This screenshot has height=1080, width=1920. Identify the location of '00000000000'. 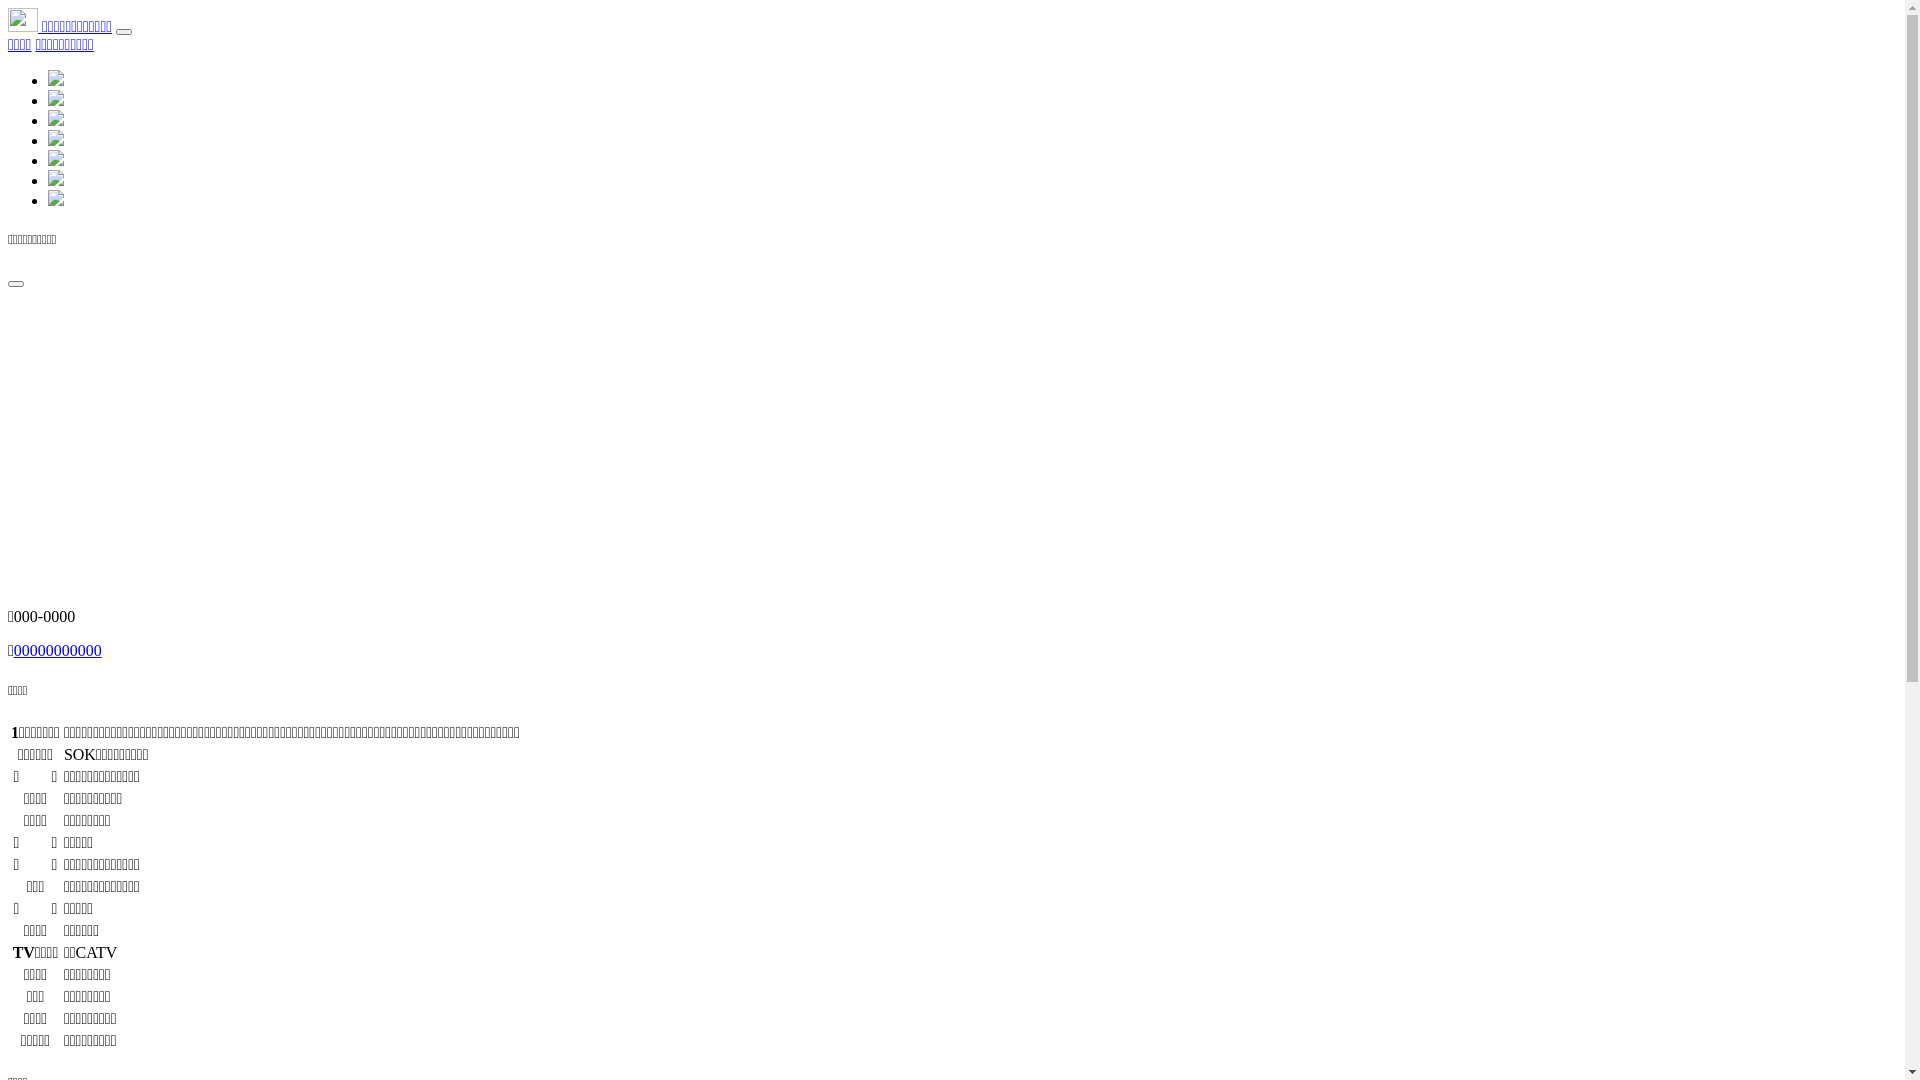
(14, 650).